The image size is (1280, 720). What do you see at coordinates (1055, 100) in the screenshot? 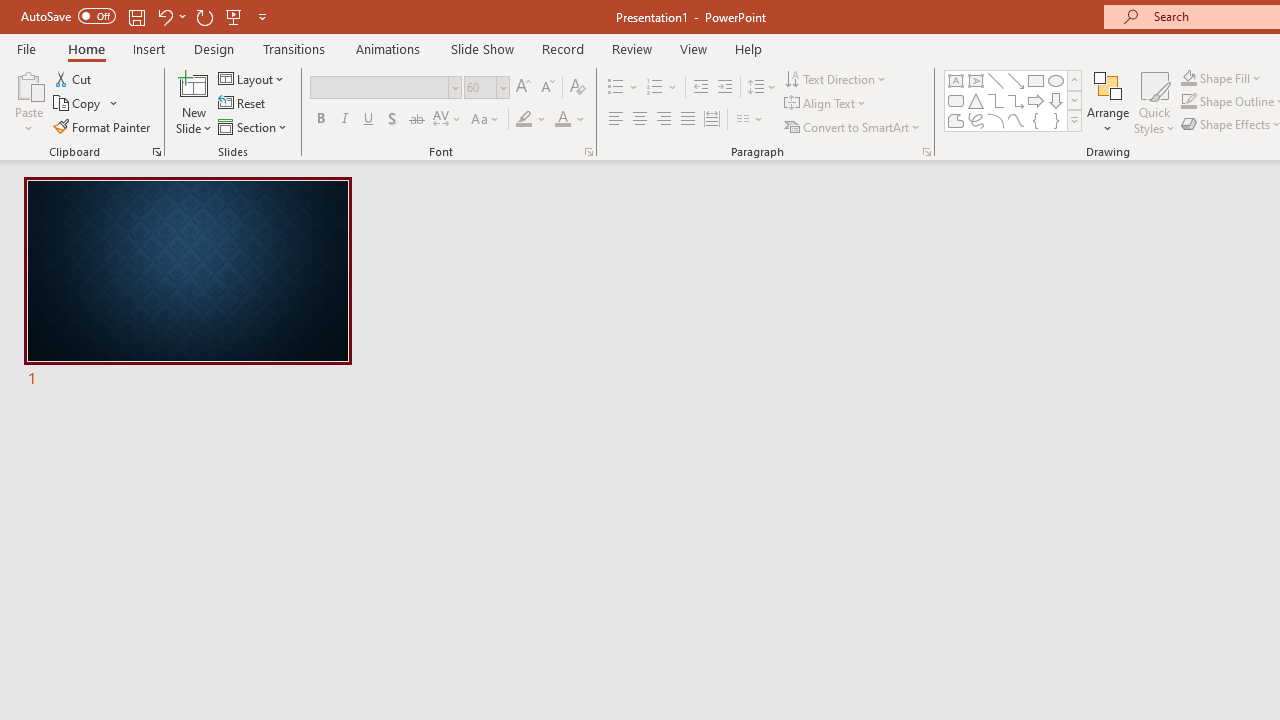
I see `'Arrow: Down'` at bounding box center [1055, 100].